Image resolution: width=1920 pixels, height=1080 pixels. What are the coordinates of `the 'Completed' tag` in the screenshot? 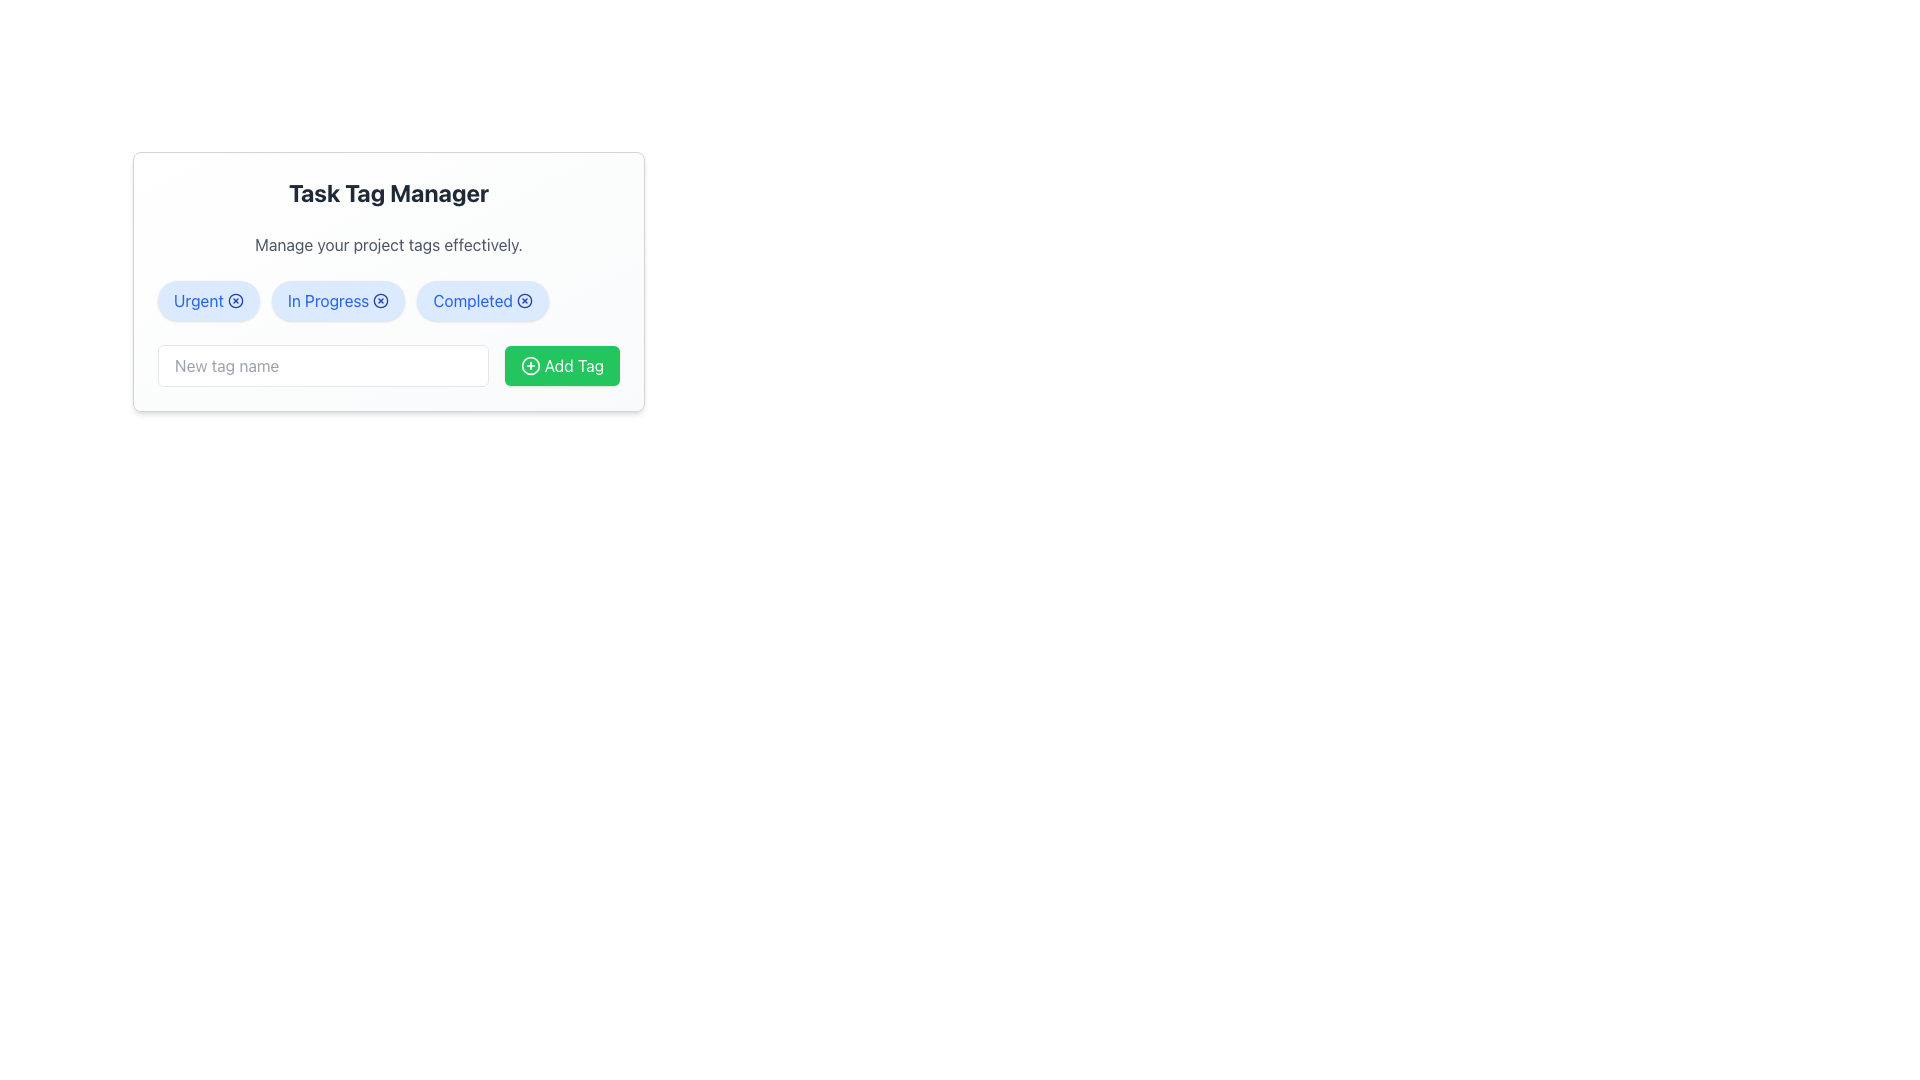 It's located at (483, 300).